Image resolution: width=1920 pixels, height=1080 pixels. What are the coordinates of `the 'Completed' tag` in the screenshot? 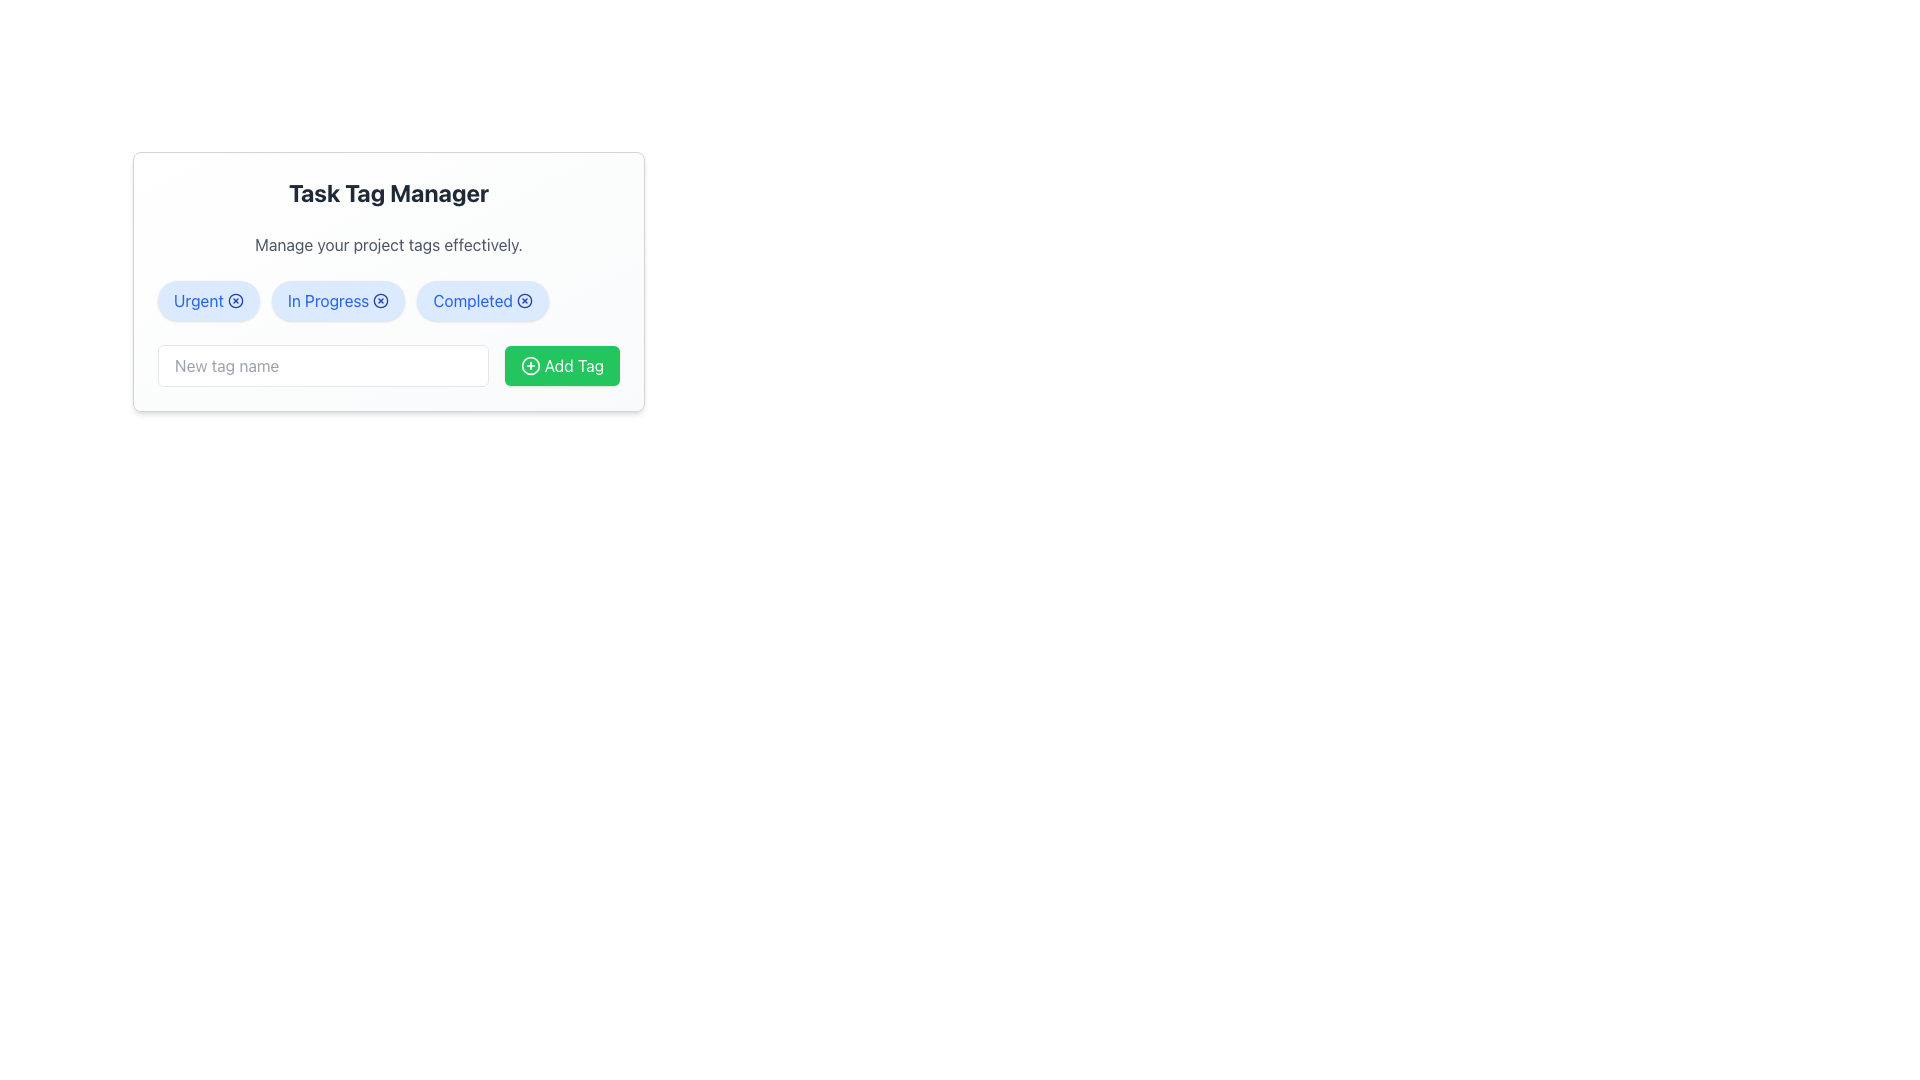 It's located at (483, 300).